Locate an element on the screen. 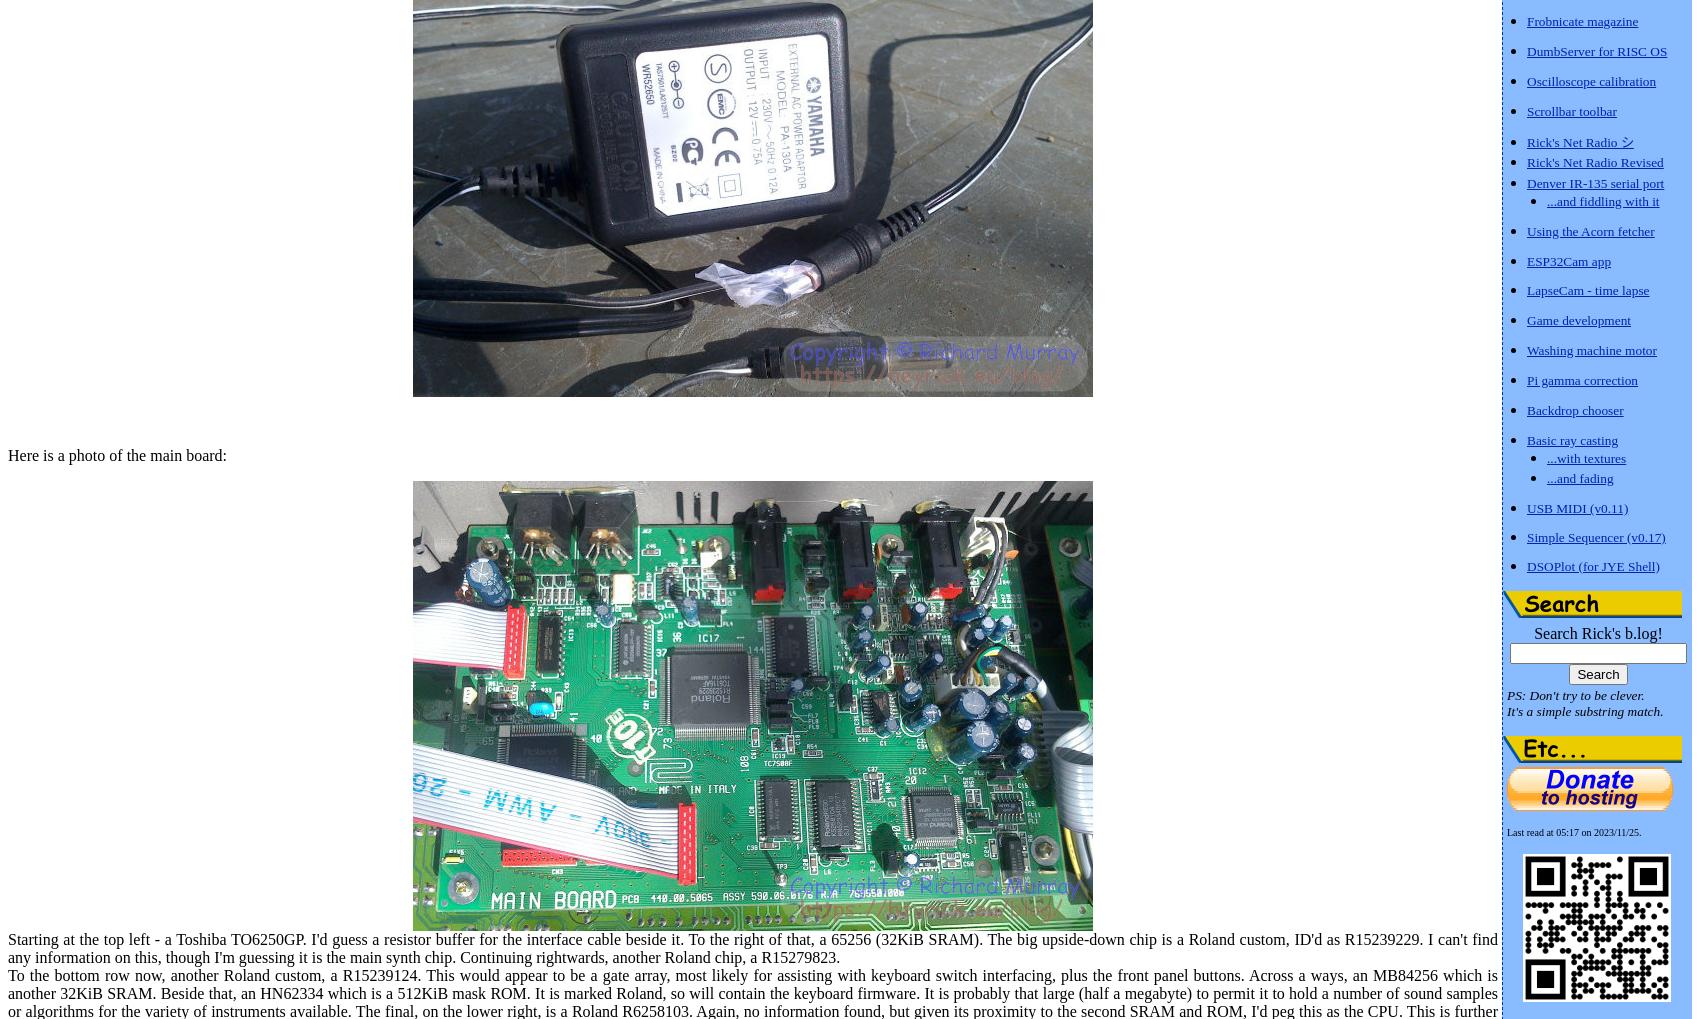 The height and width of the screenshot is (1019, 1700). 'Washing machine motor' is located at coordinates (1591, 349).